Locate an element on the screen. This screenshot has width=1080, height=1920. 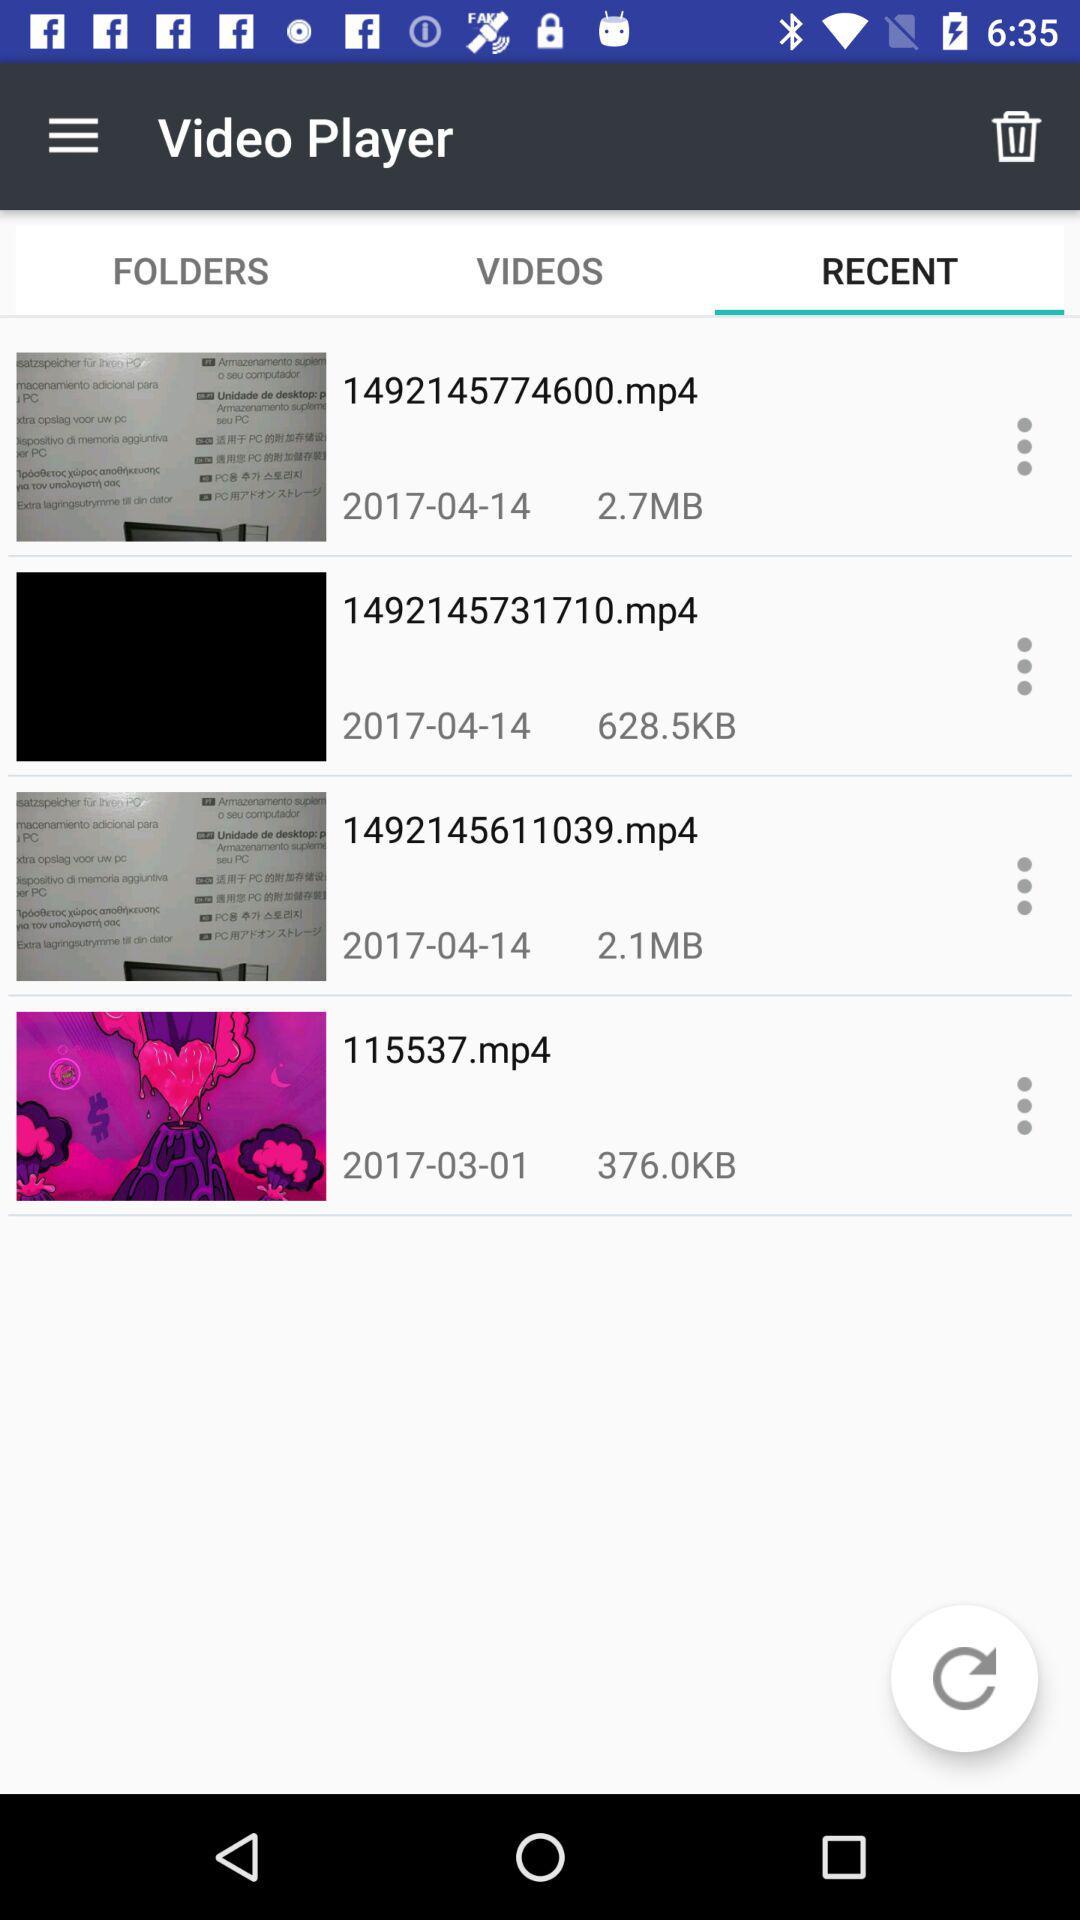
more is located at coordinates (1024, 445).